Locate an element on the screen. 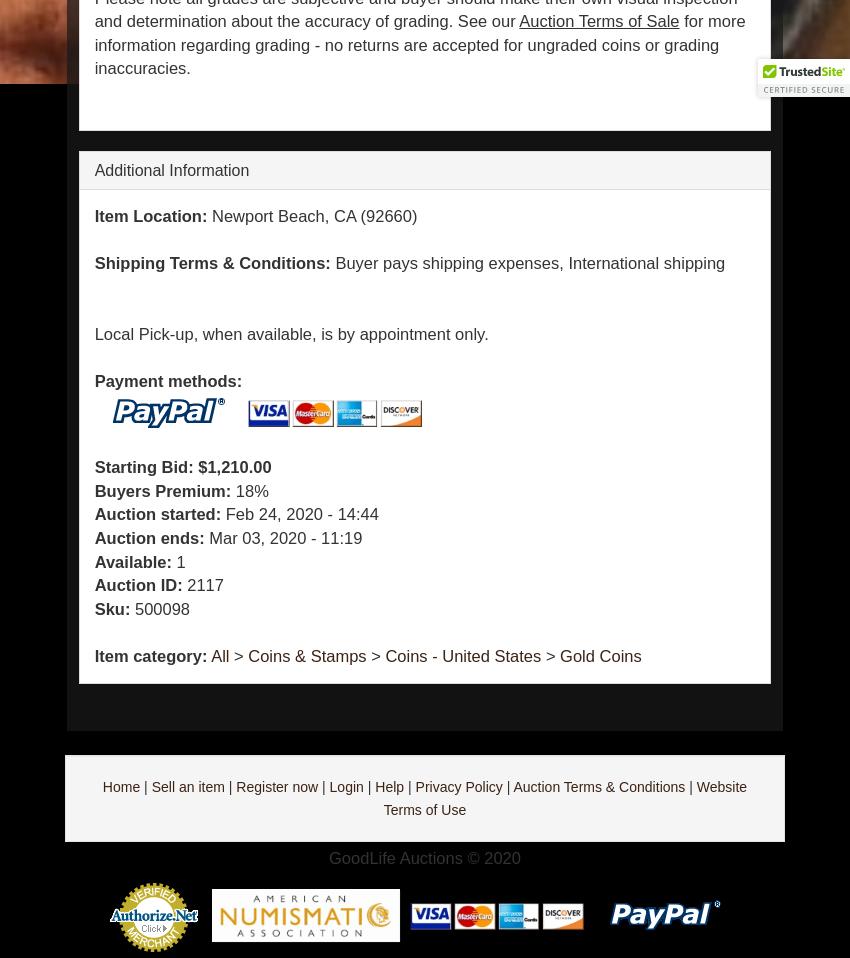  'Shipping Terms & Conditions:' is located at coordinates (210, 262).